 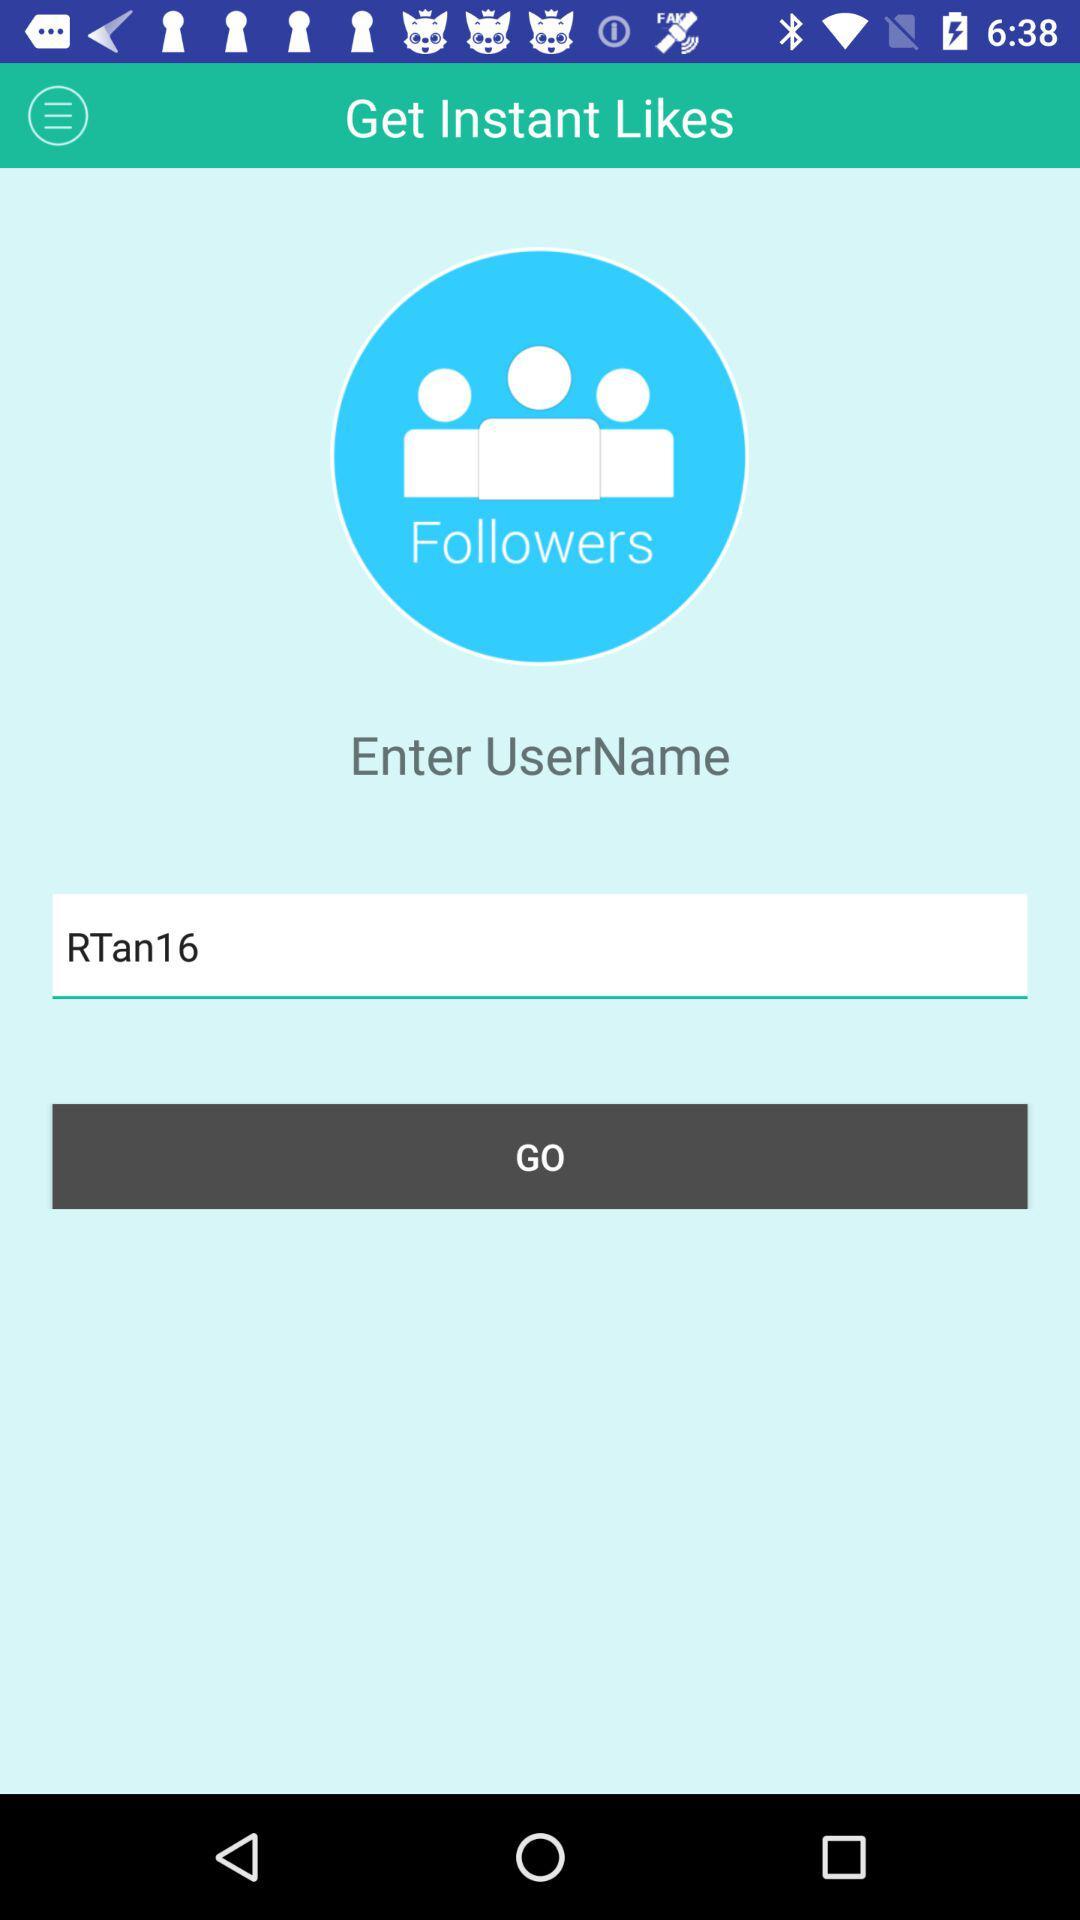 I want to click on icon to the left of the get instant likes icon, so click(x=57, y=114).